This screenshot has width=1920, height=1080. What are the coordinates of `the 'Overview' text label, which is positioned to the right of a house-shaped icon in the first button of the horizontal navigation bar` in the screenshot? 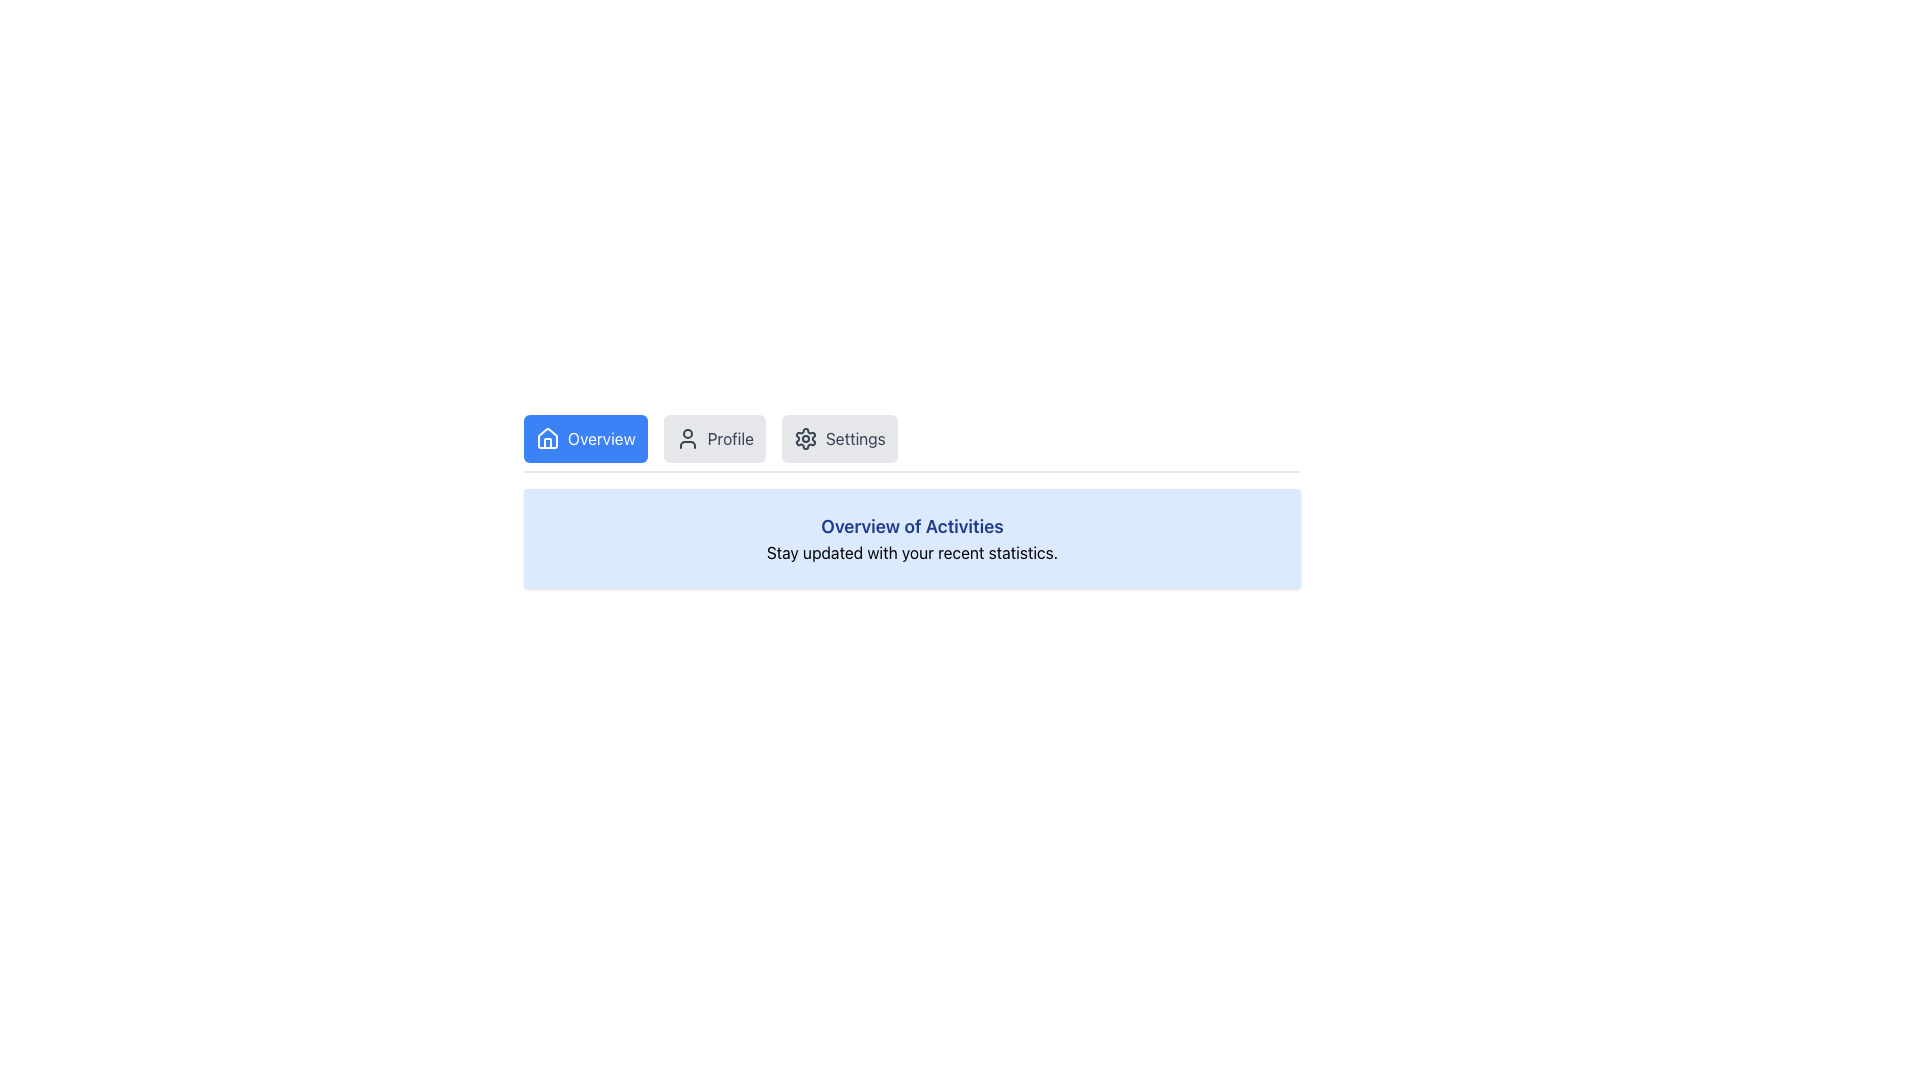 It's located at (600, 438).